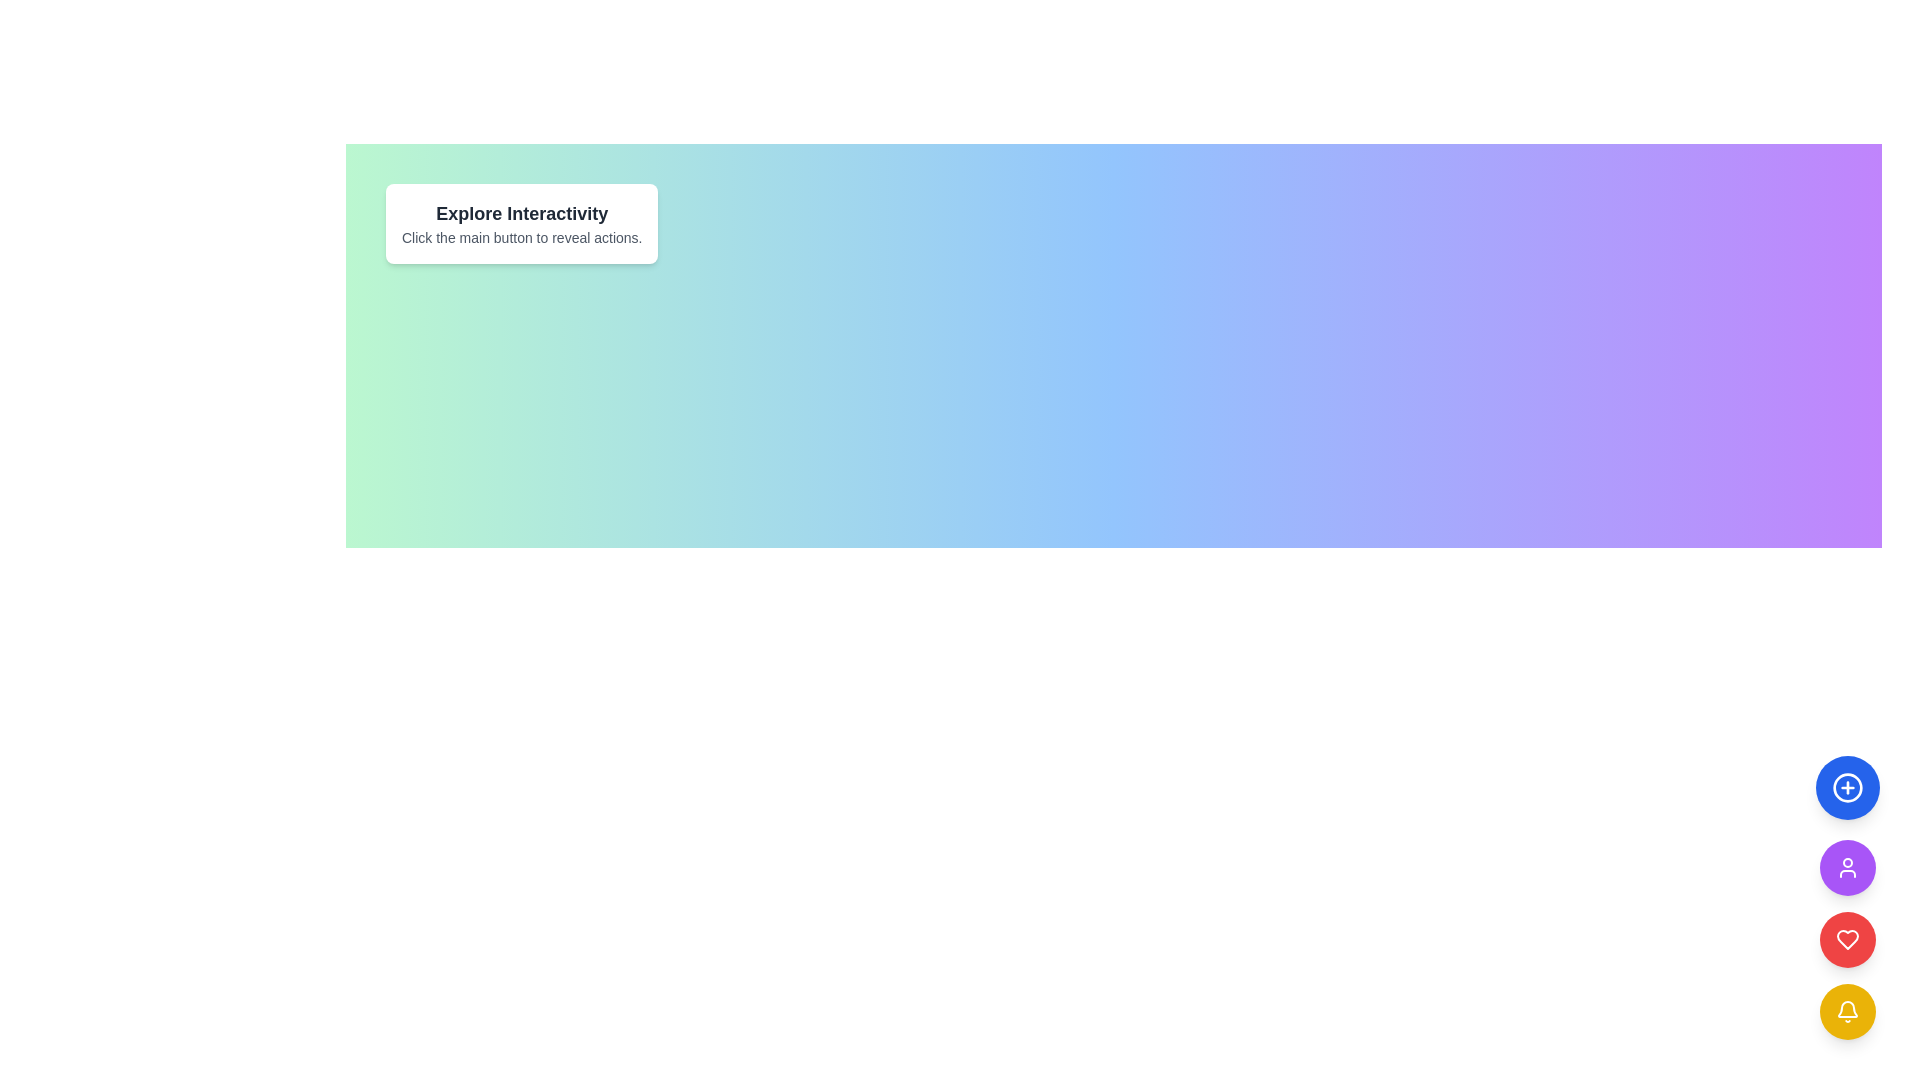  Describe the element at coordinates (1847, 786) in the screenshot. I see `the circular icon button with a blue background and a white plus symbol located at the bottom-right corner of the interface` at that location.